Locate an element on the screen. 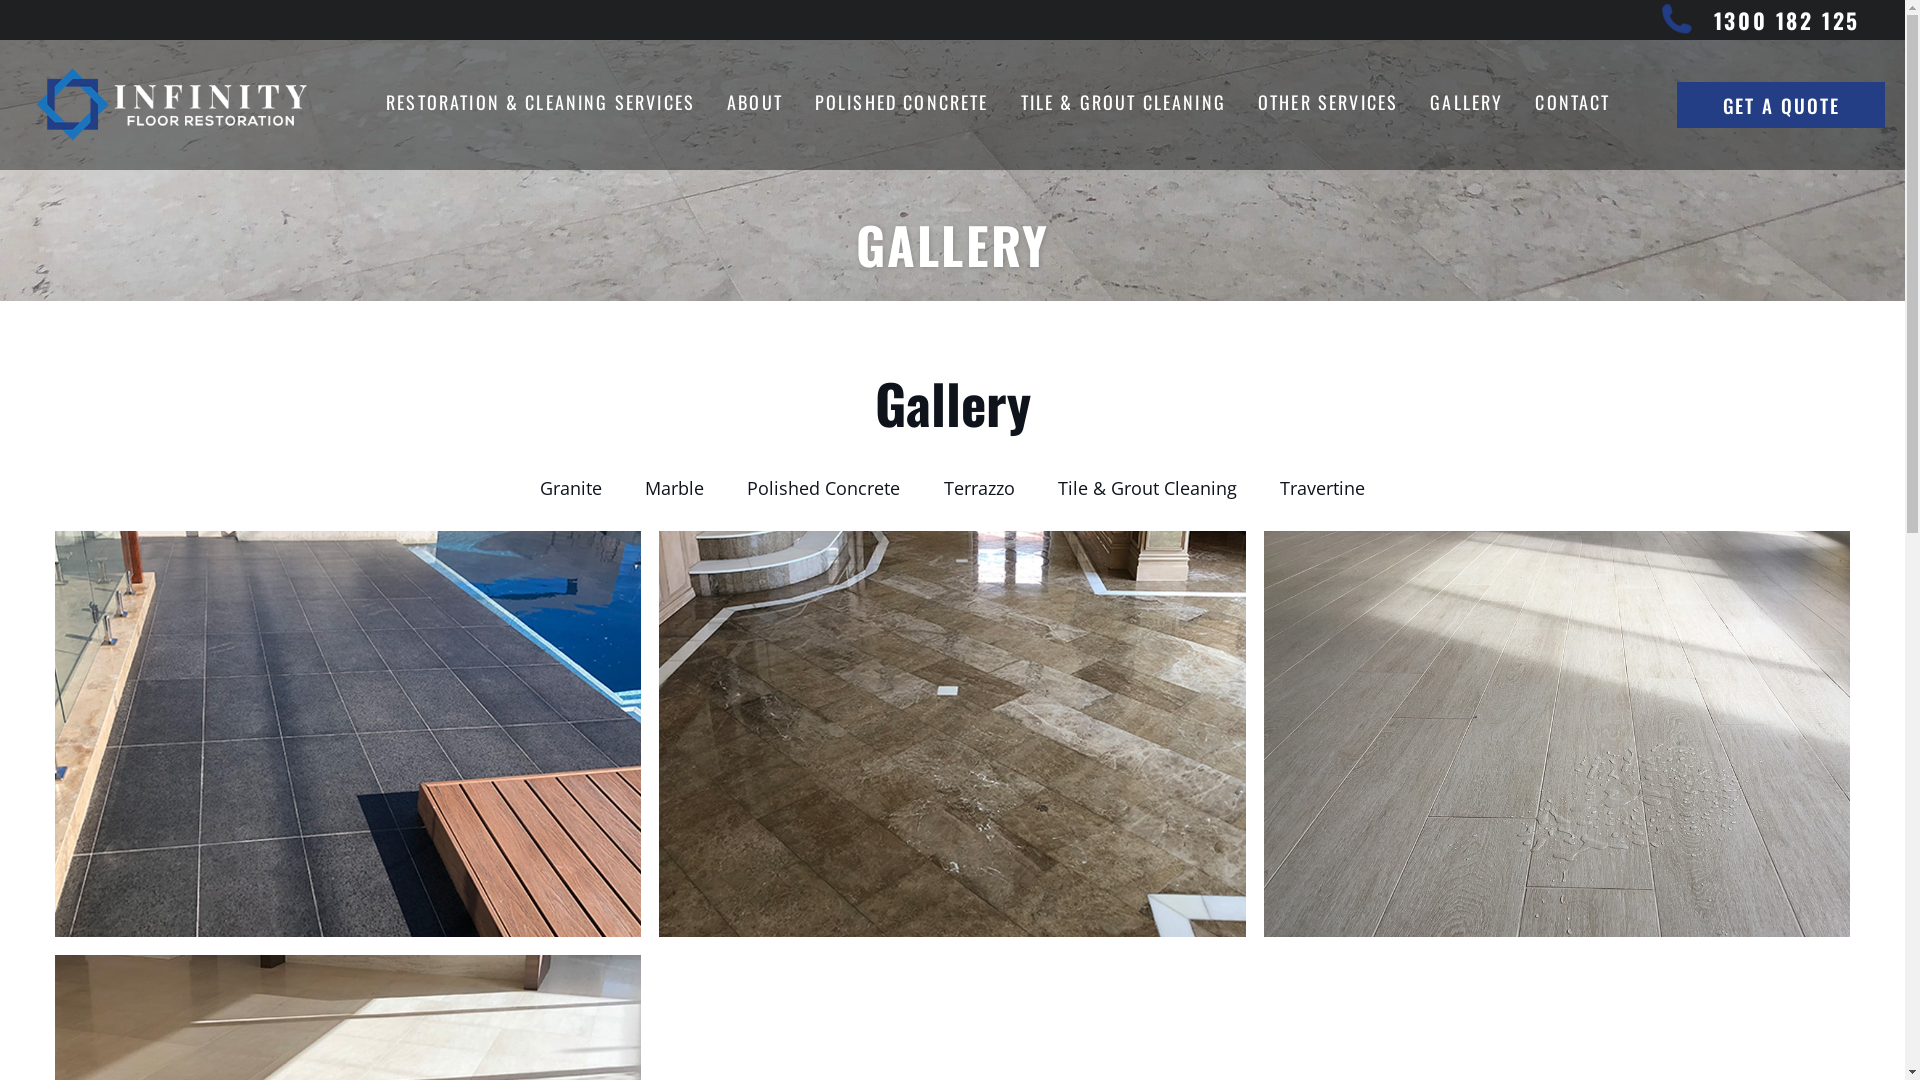 This screenshot has width=1920, height=1080. 'ABOUT' is located at coordinates (710, 104).